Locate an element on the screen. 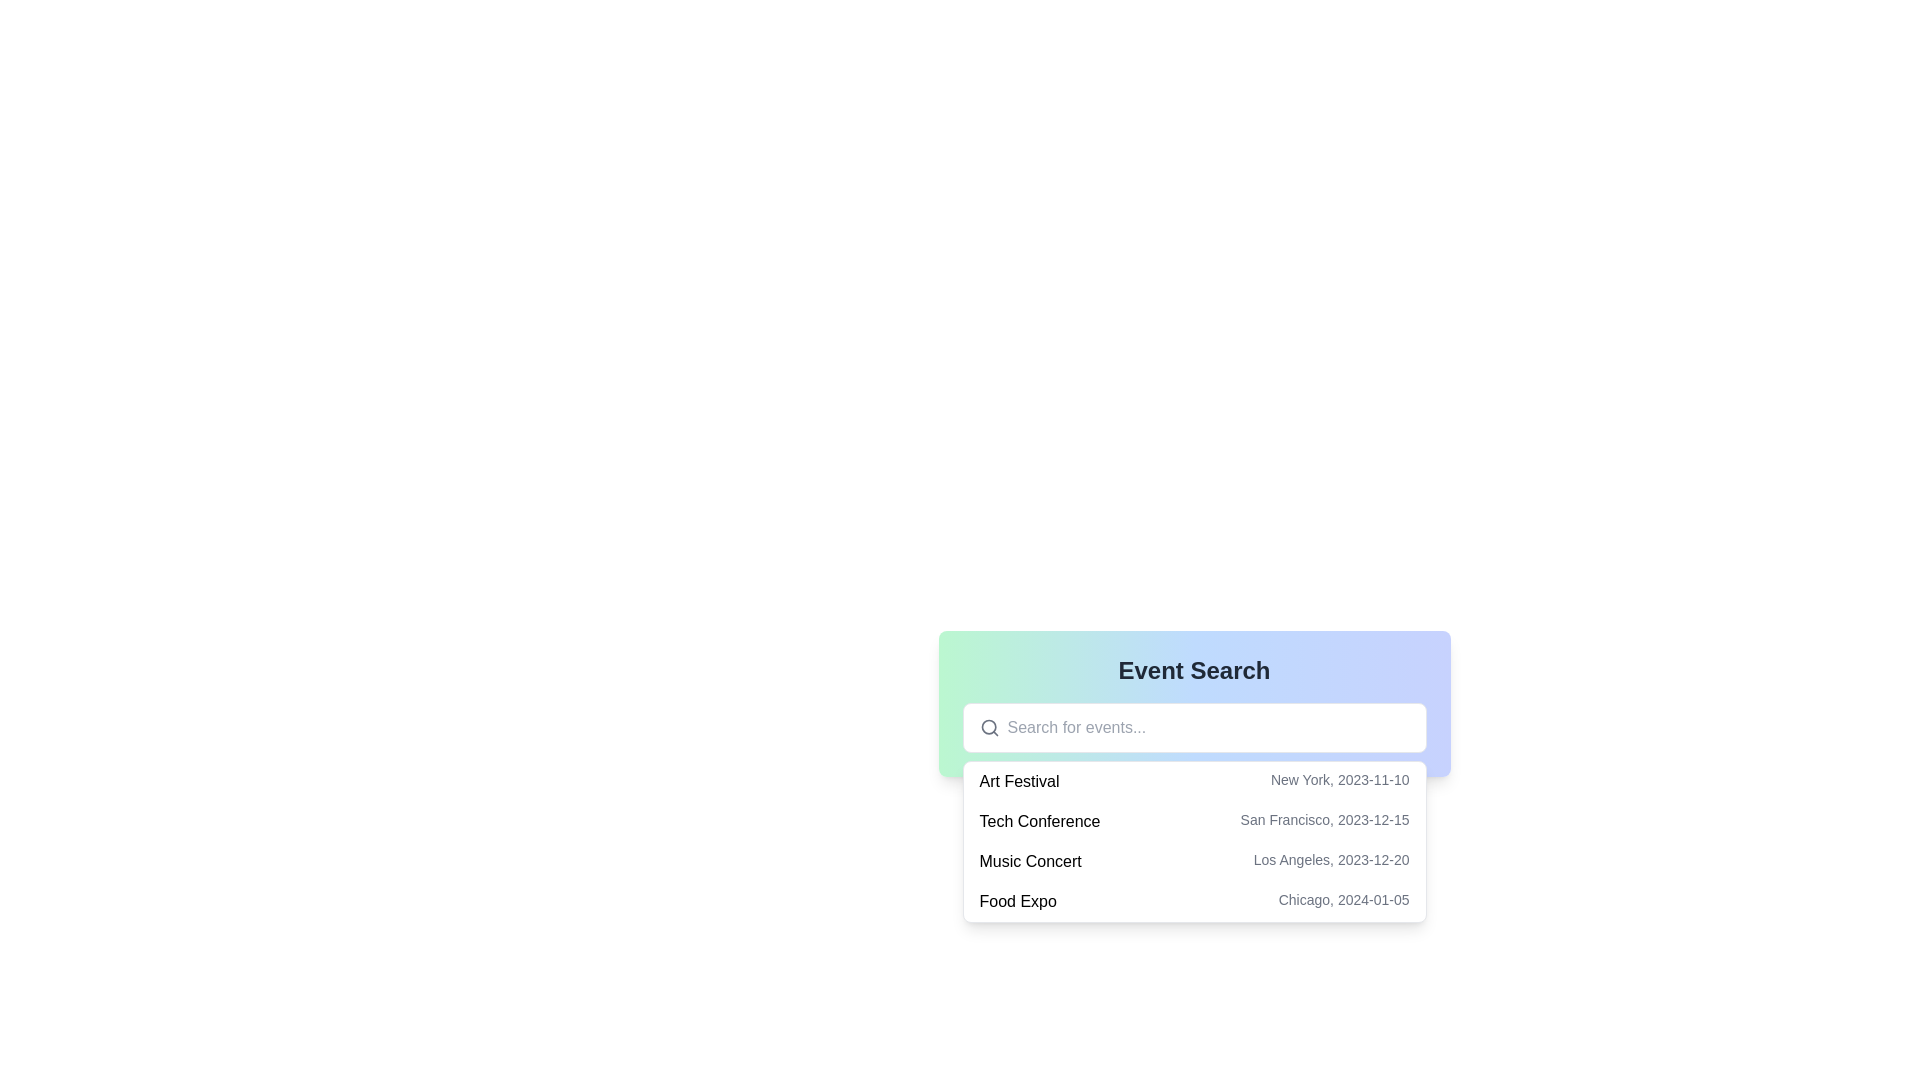 The image size is (1920, 1080). the fourth item in the search result dropdown menu, which provides information about an event, located below the 'Music Concert' entry is located at coordinates (1194, 902).